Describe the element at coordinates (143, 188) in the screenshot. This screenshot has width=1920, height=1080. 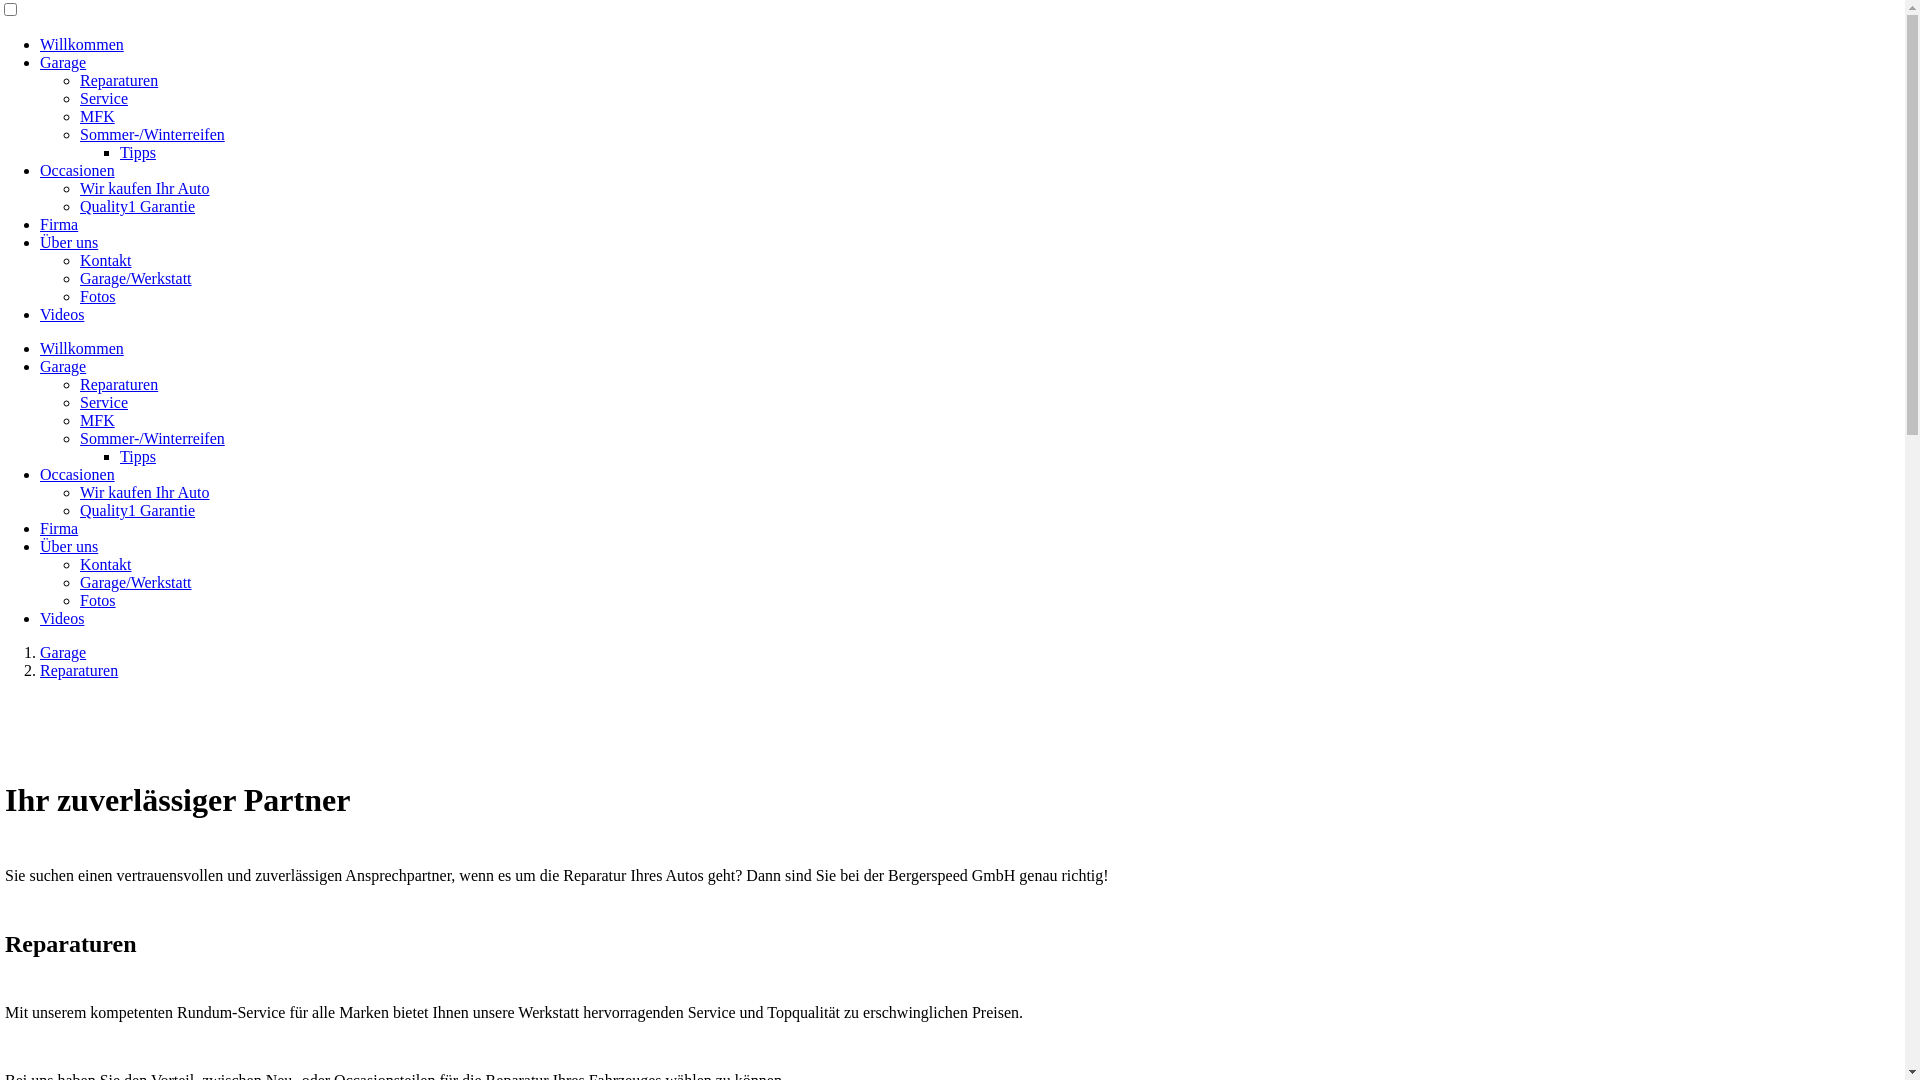
I see `'Wir kaufen Ihr Auto'` at that location.